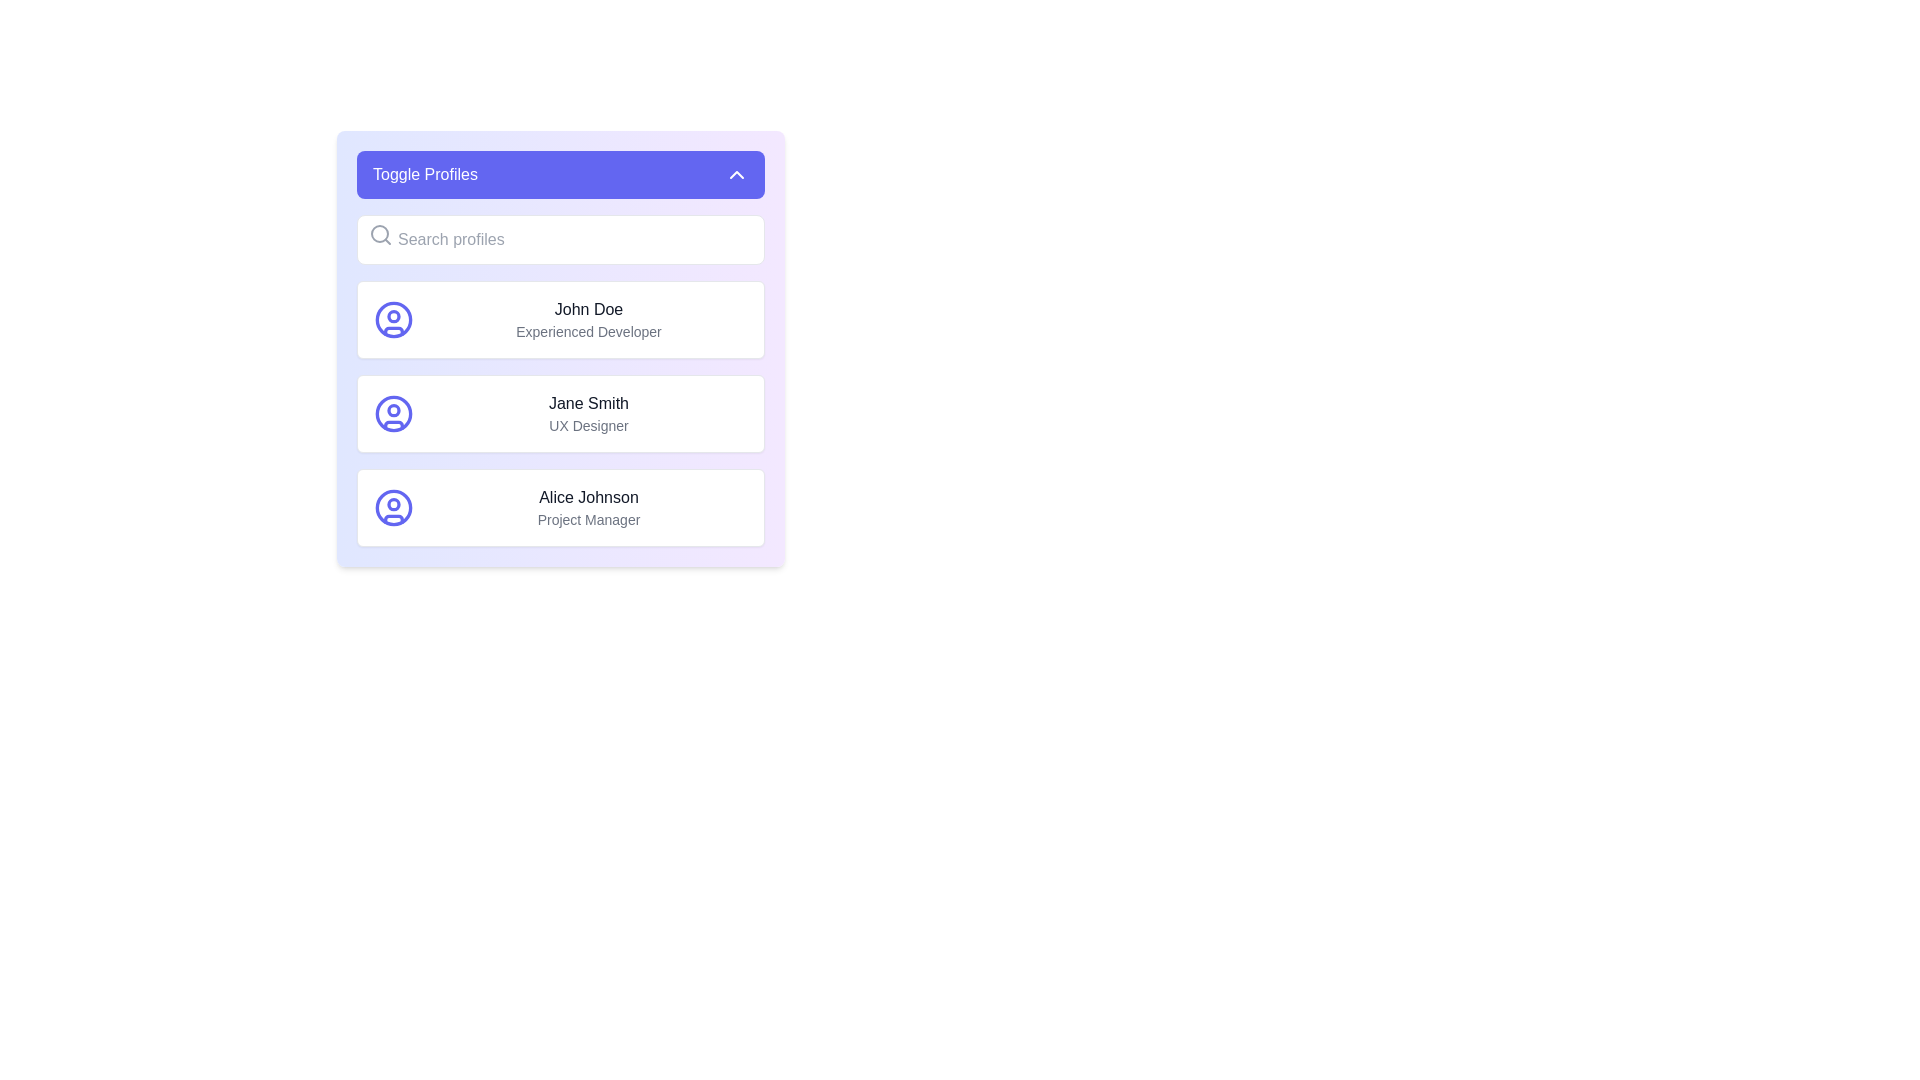 The width and height of the screenshot is (1920, 1080). What do you see at coordinates (424, 173) in the screenshot?
I see `the 'Toggle Profiles' text label, which is displayed in white font on a blue background within a rounded rectangular button at the top-left of the interface` at bounding box center [424, 173].